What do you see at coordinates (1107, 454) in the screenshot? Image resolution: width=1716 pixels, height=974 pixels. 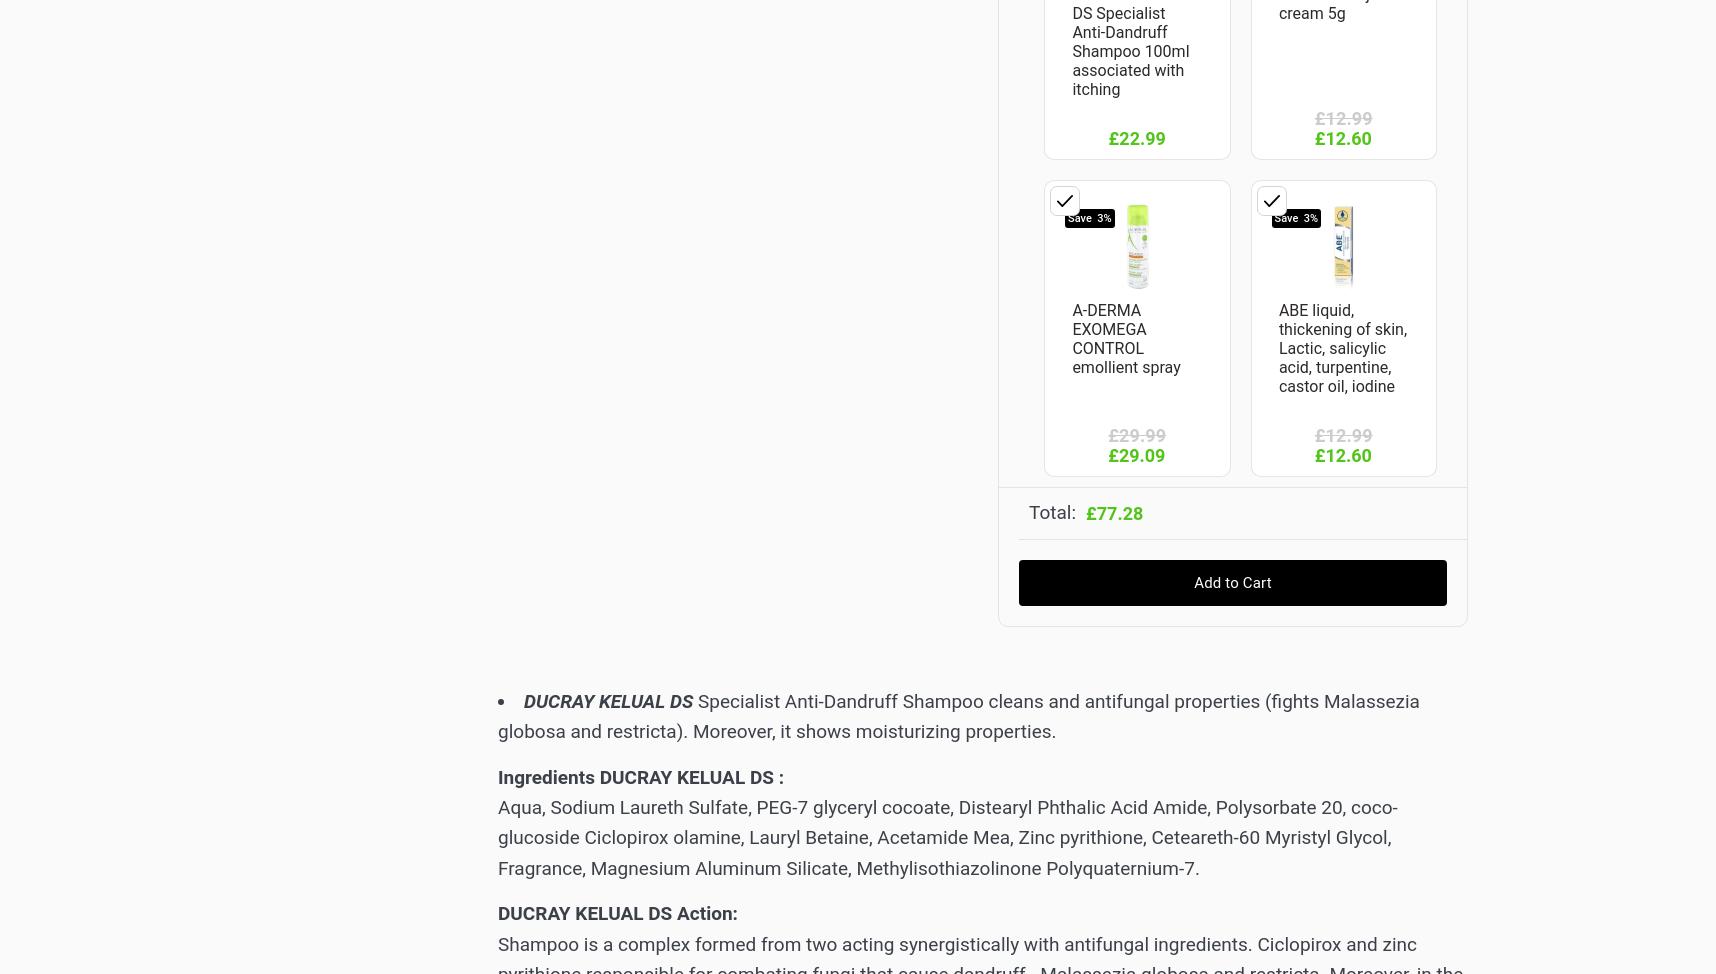 I see `'£29.09'` at bounding box center [1107, 454].